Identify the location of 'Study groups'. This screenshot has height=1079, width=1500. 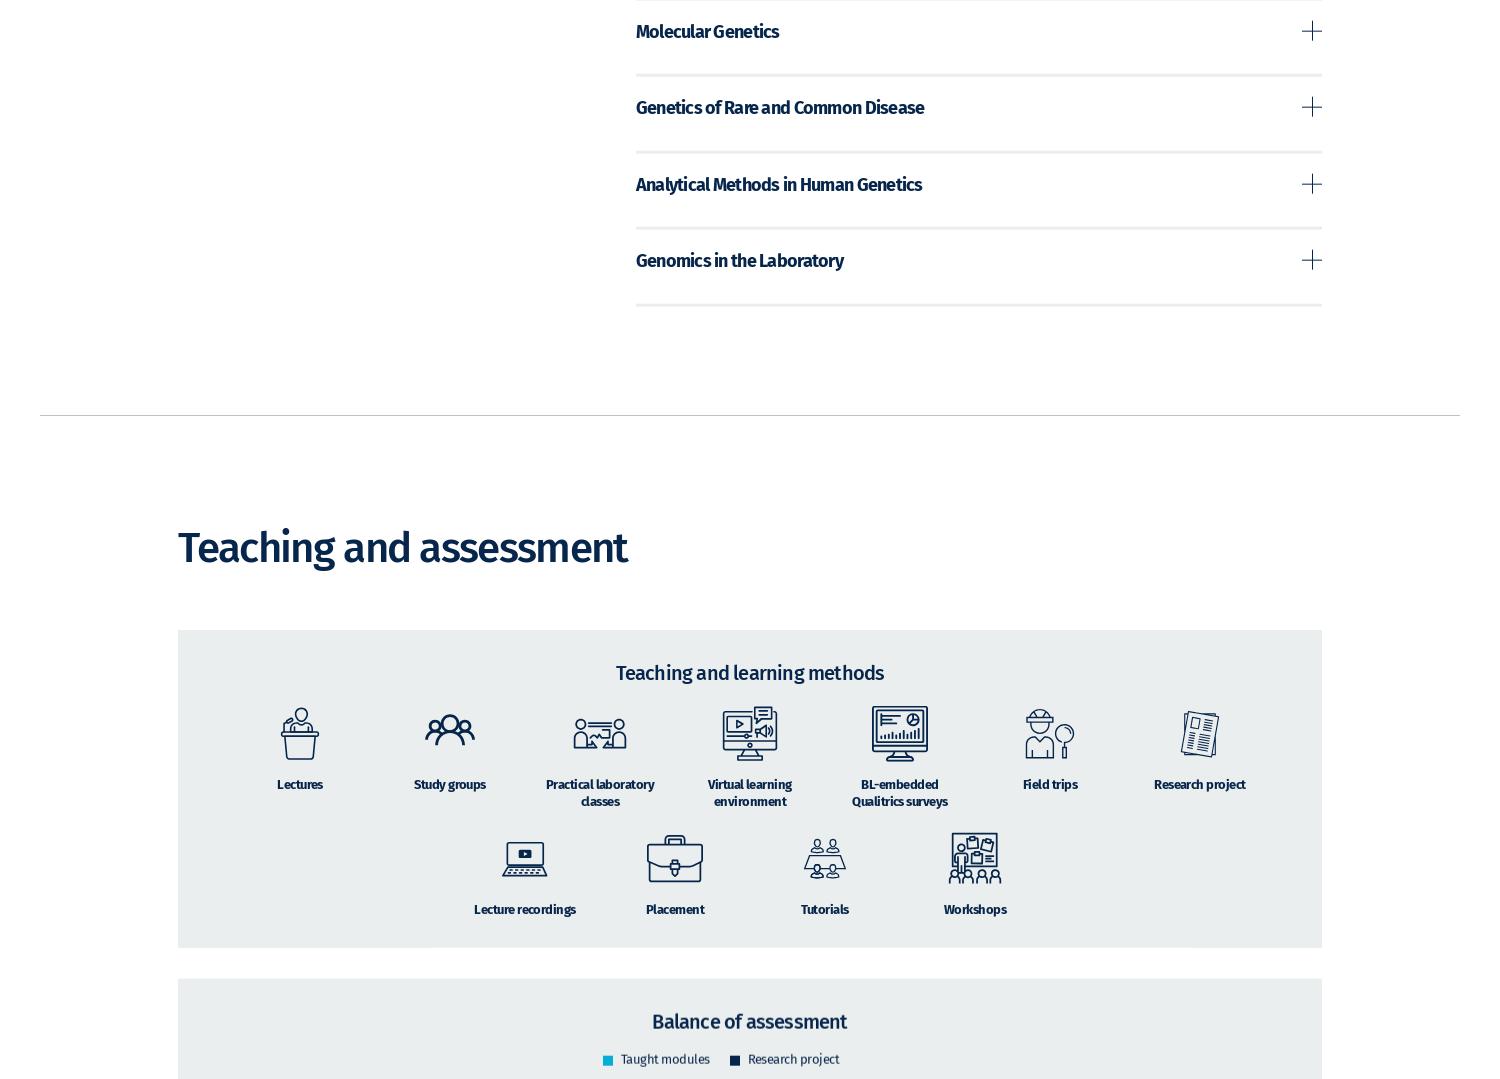
(448, 812).